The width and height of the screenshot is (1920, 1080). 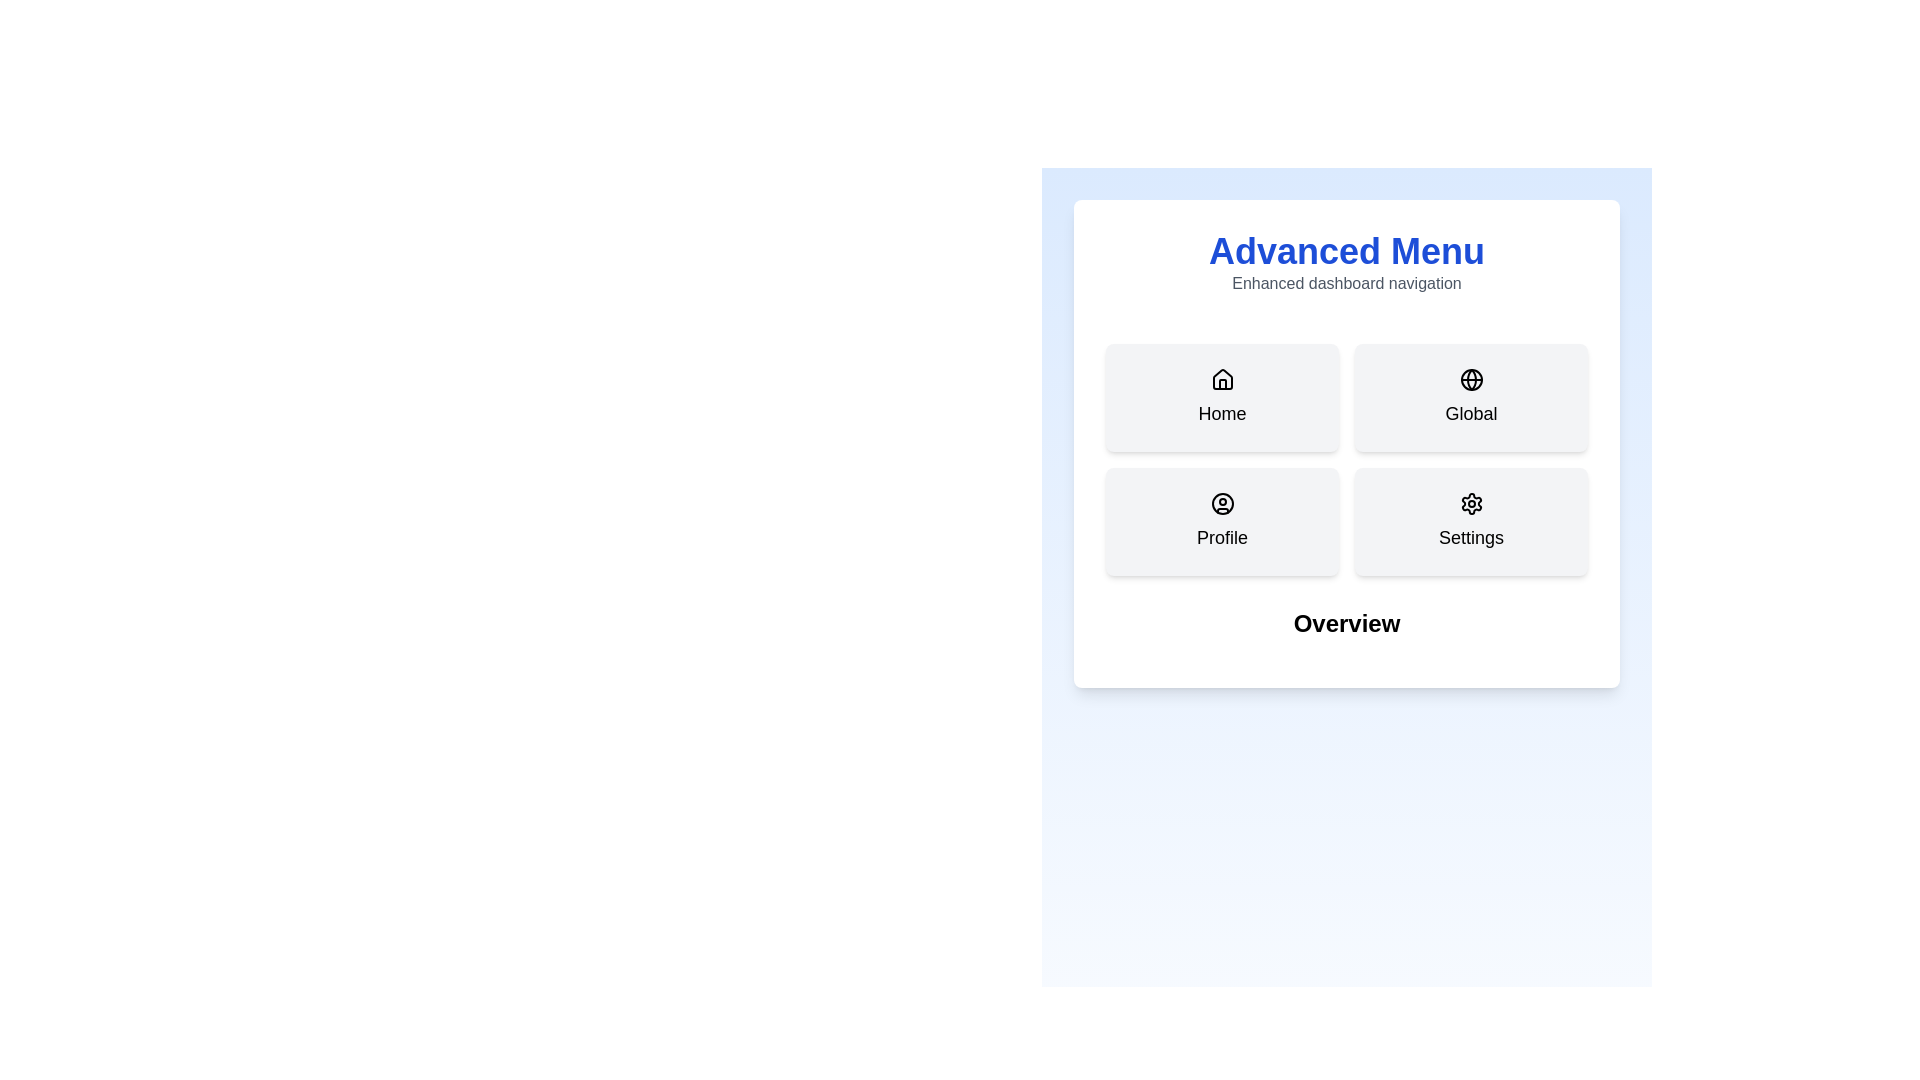 I want to click on the tab button labeled Home to select it, so click(x=1221, y=397).